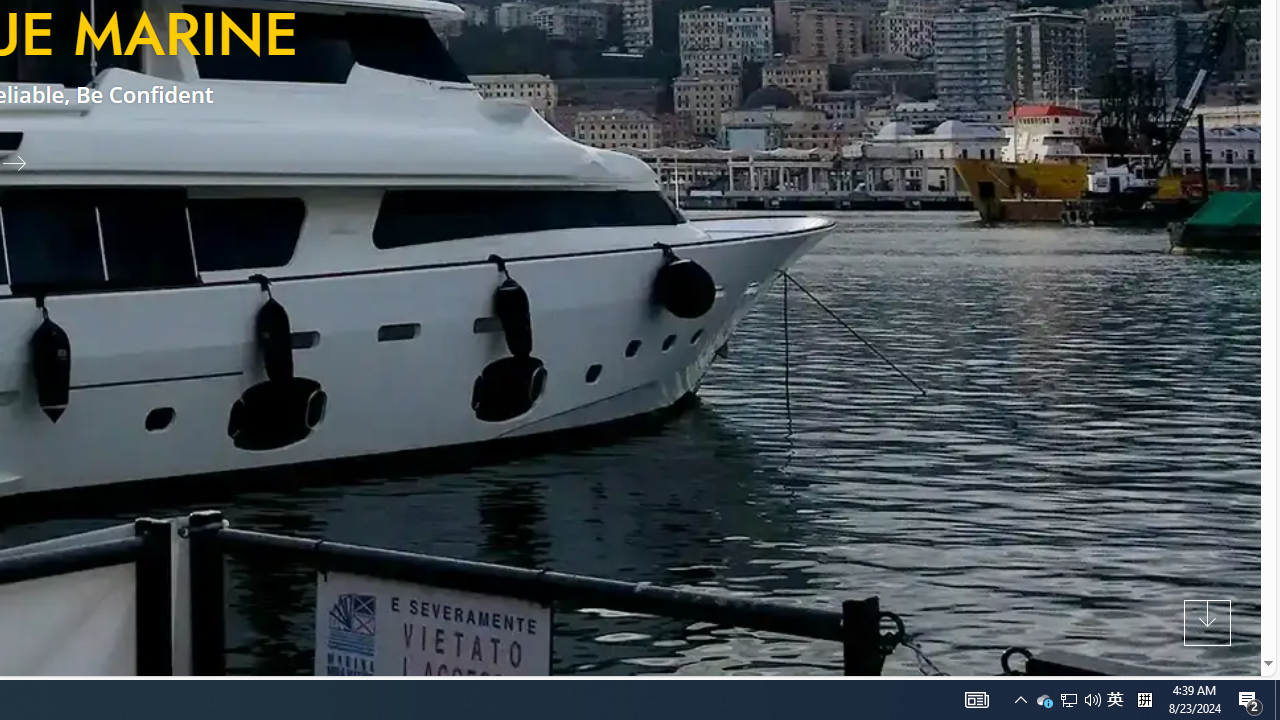  What do you see at coordinates (22, 161) in the screenshot?
I see `'Next Slide'` at bounding box center [22, 161].